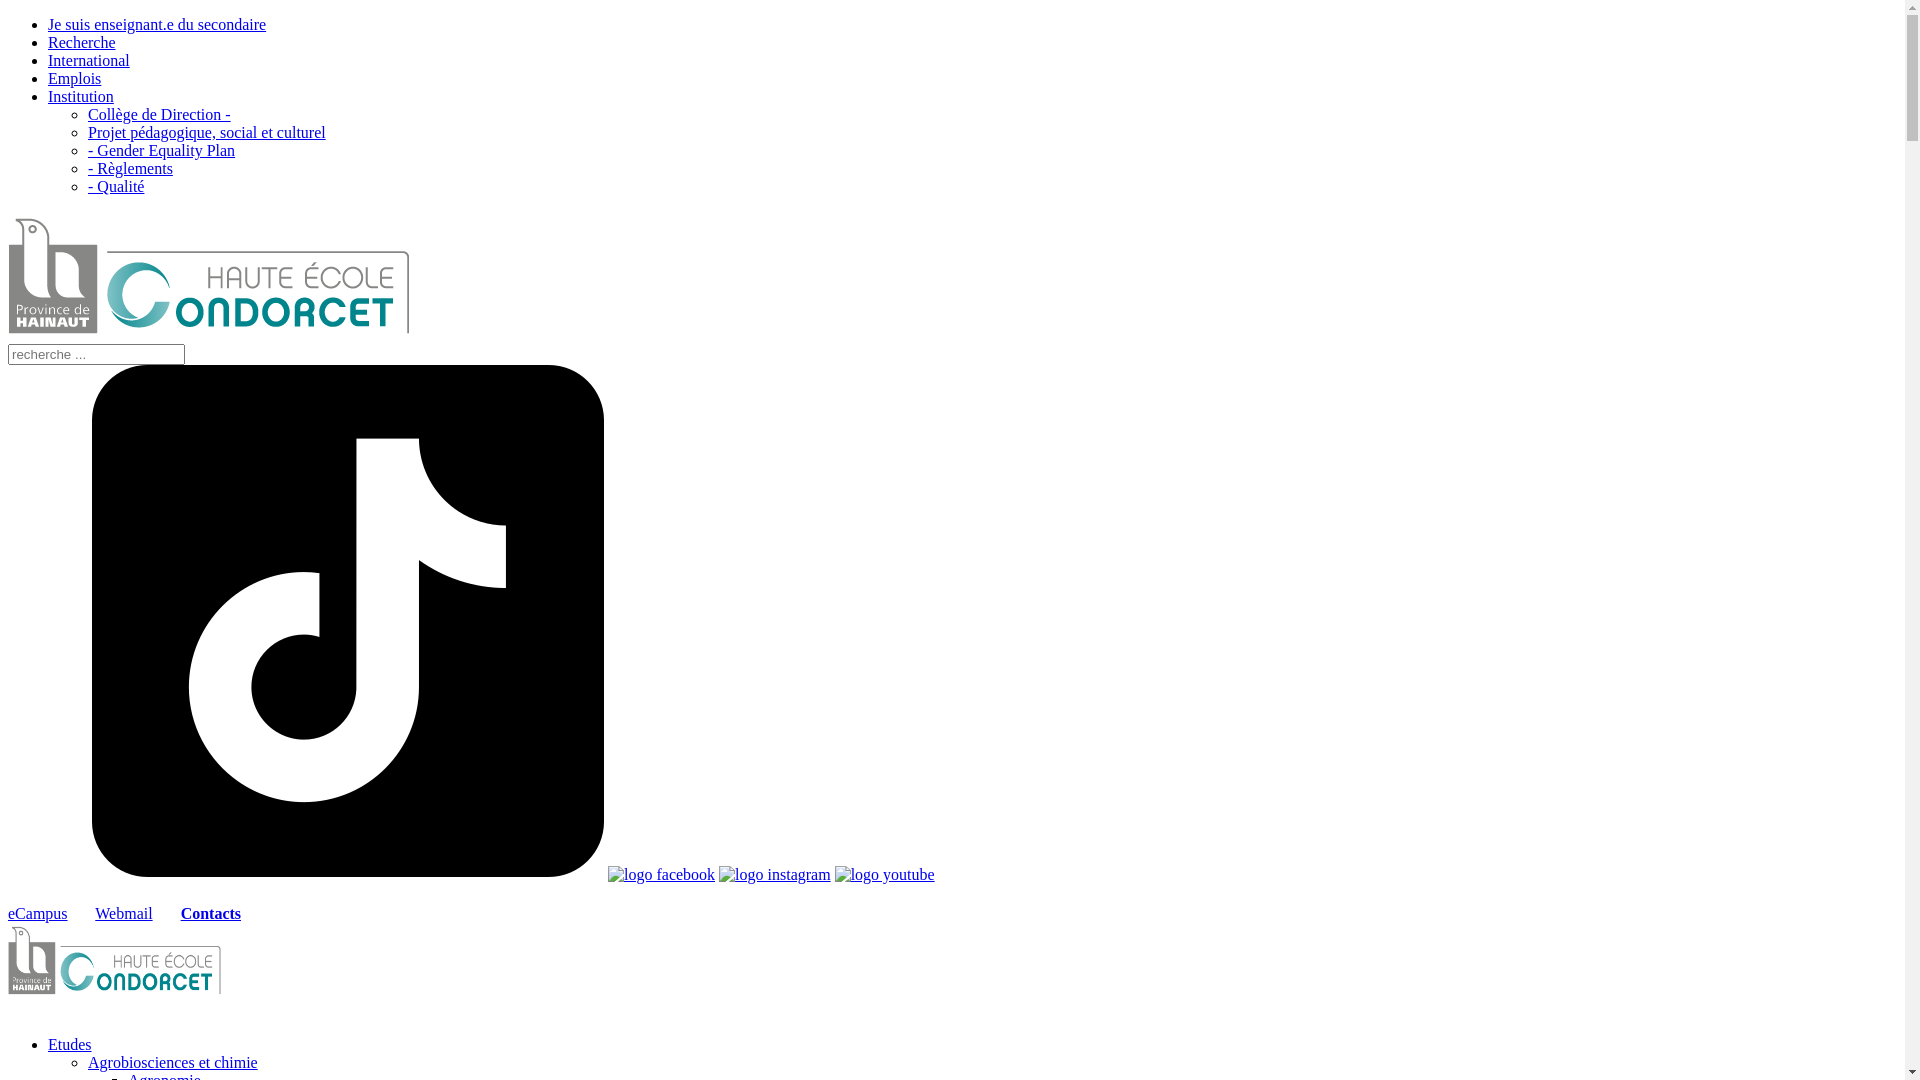 The width and height of the screenshot is (1920, 1080). What do you see at coordinates (211, 913) in the screenshot?
I see `'Contacts'` at bounding box center [211, 913].